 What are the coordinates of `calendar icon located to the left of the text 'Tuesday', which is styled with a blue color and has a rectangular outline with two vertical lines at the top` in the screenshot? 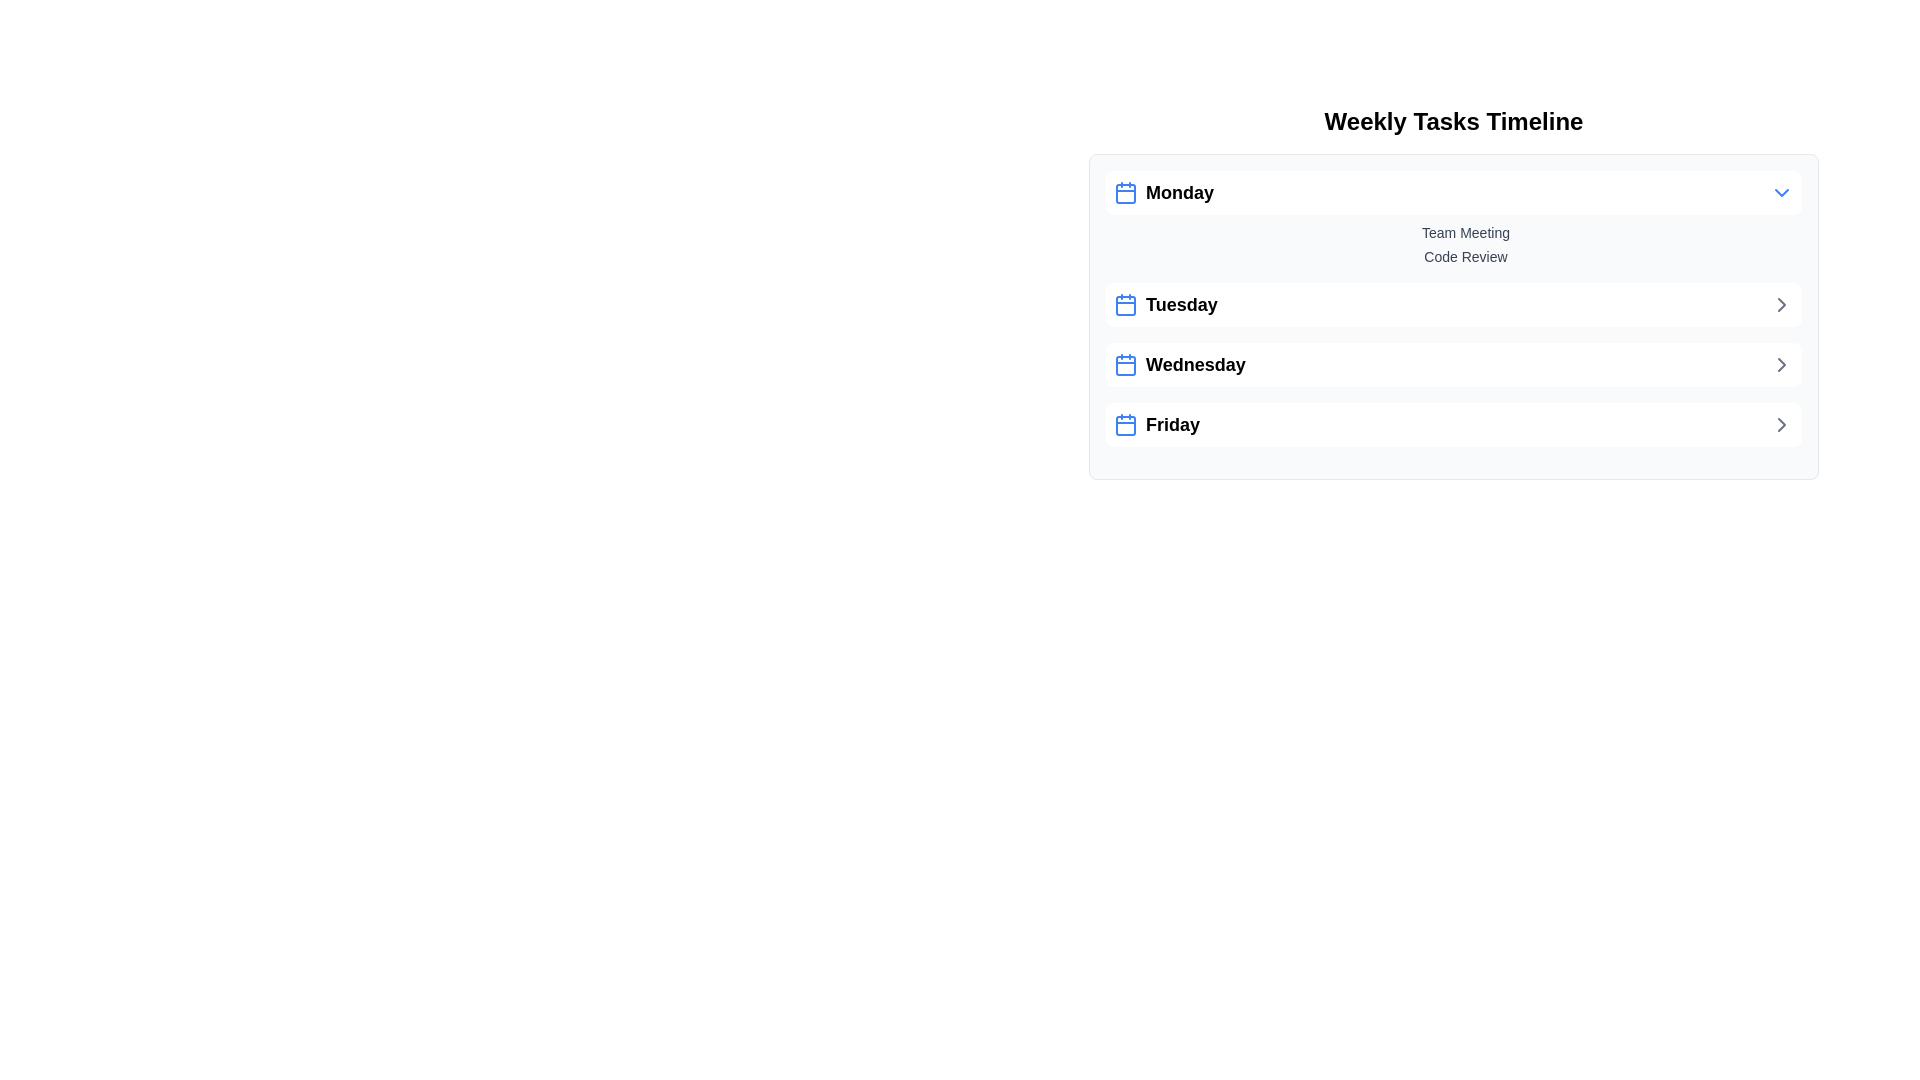 It's located at (1126, 304).